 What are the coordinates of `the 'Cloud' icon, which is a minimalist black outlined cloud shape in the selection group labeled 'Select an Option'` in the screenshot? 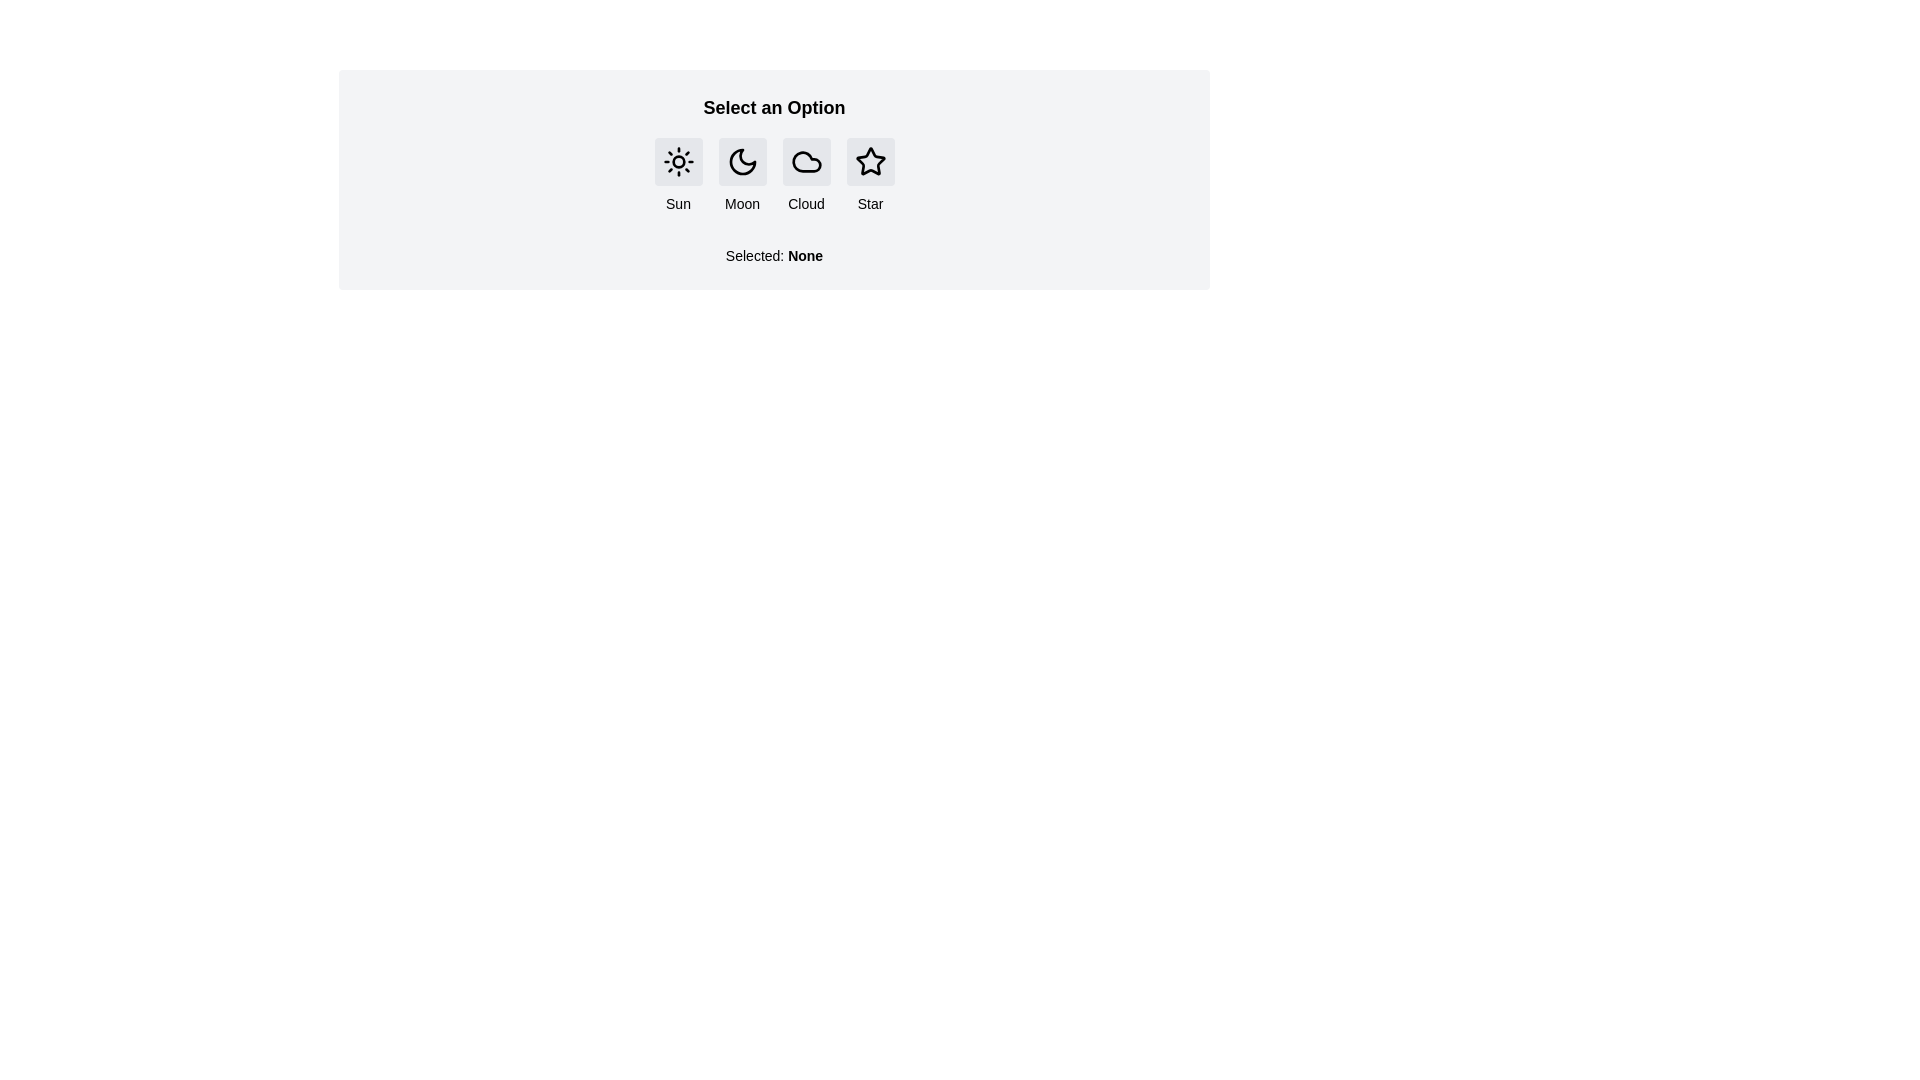 It's located at (806, 161).